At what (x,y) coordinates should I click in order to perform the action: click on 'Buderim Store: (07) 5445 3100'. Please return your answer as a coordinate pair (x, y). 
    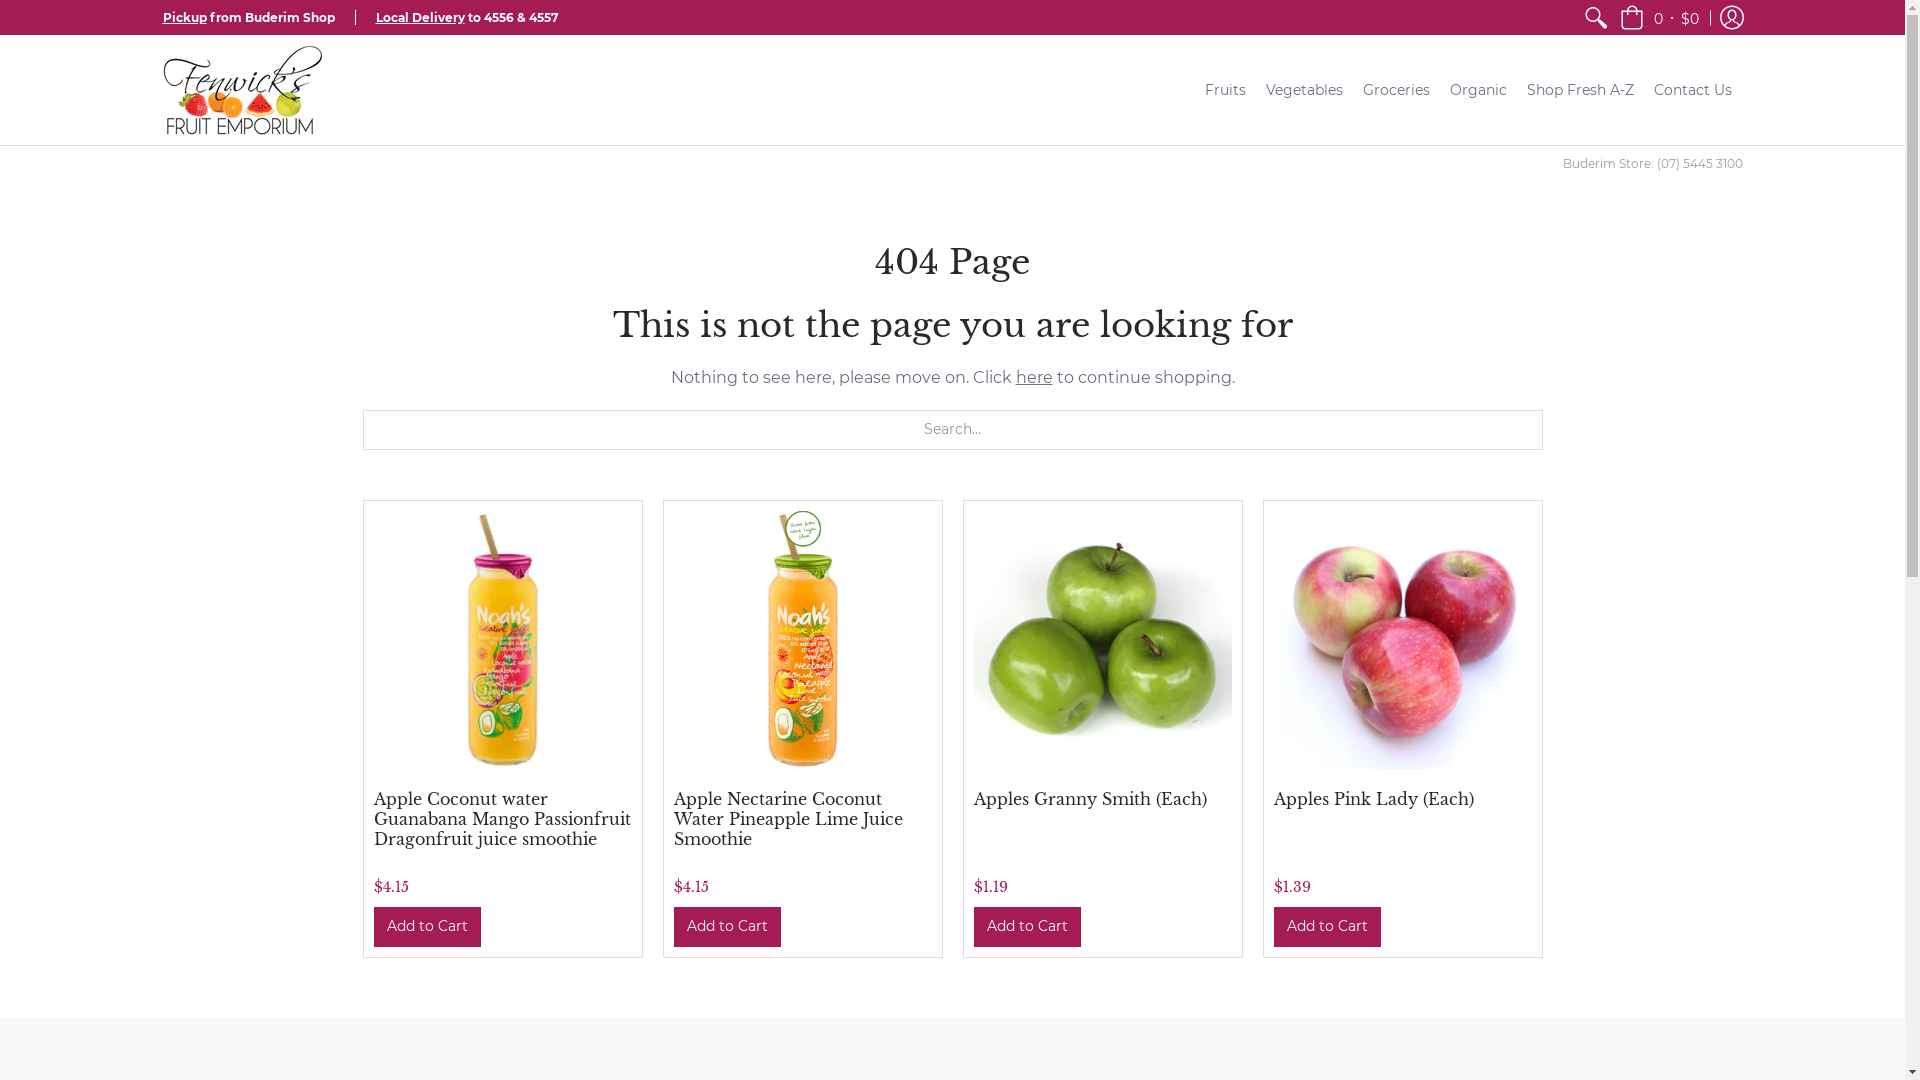
    Looking at the image, I should click on (1651, 162).